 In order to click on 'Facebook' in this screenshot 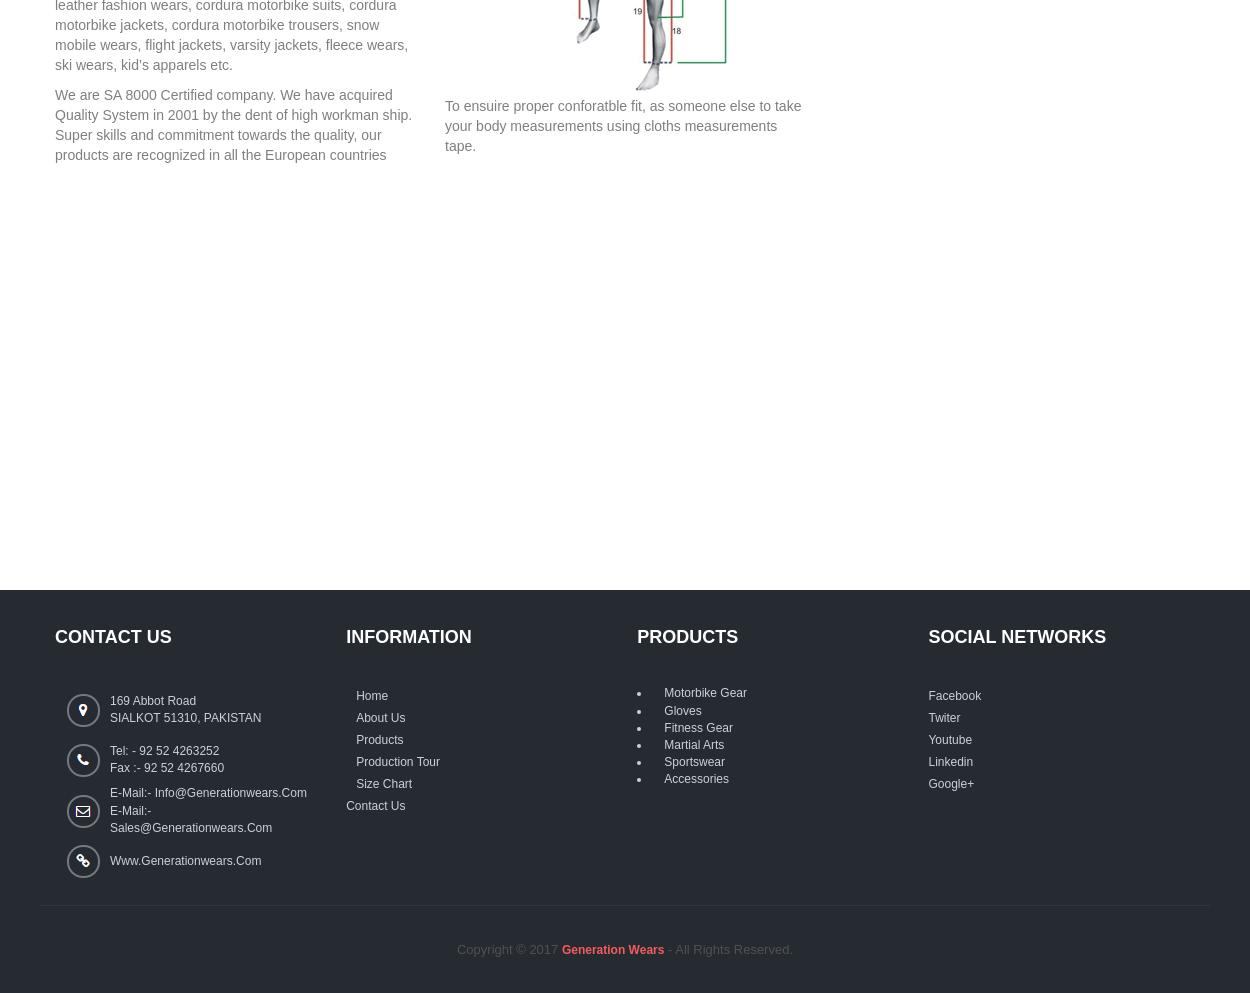, I will do `click(953, 694)`.